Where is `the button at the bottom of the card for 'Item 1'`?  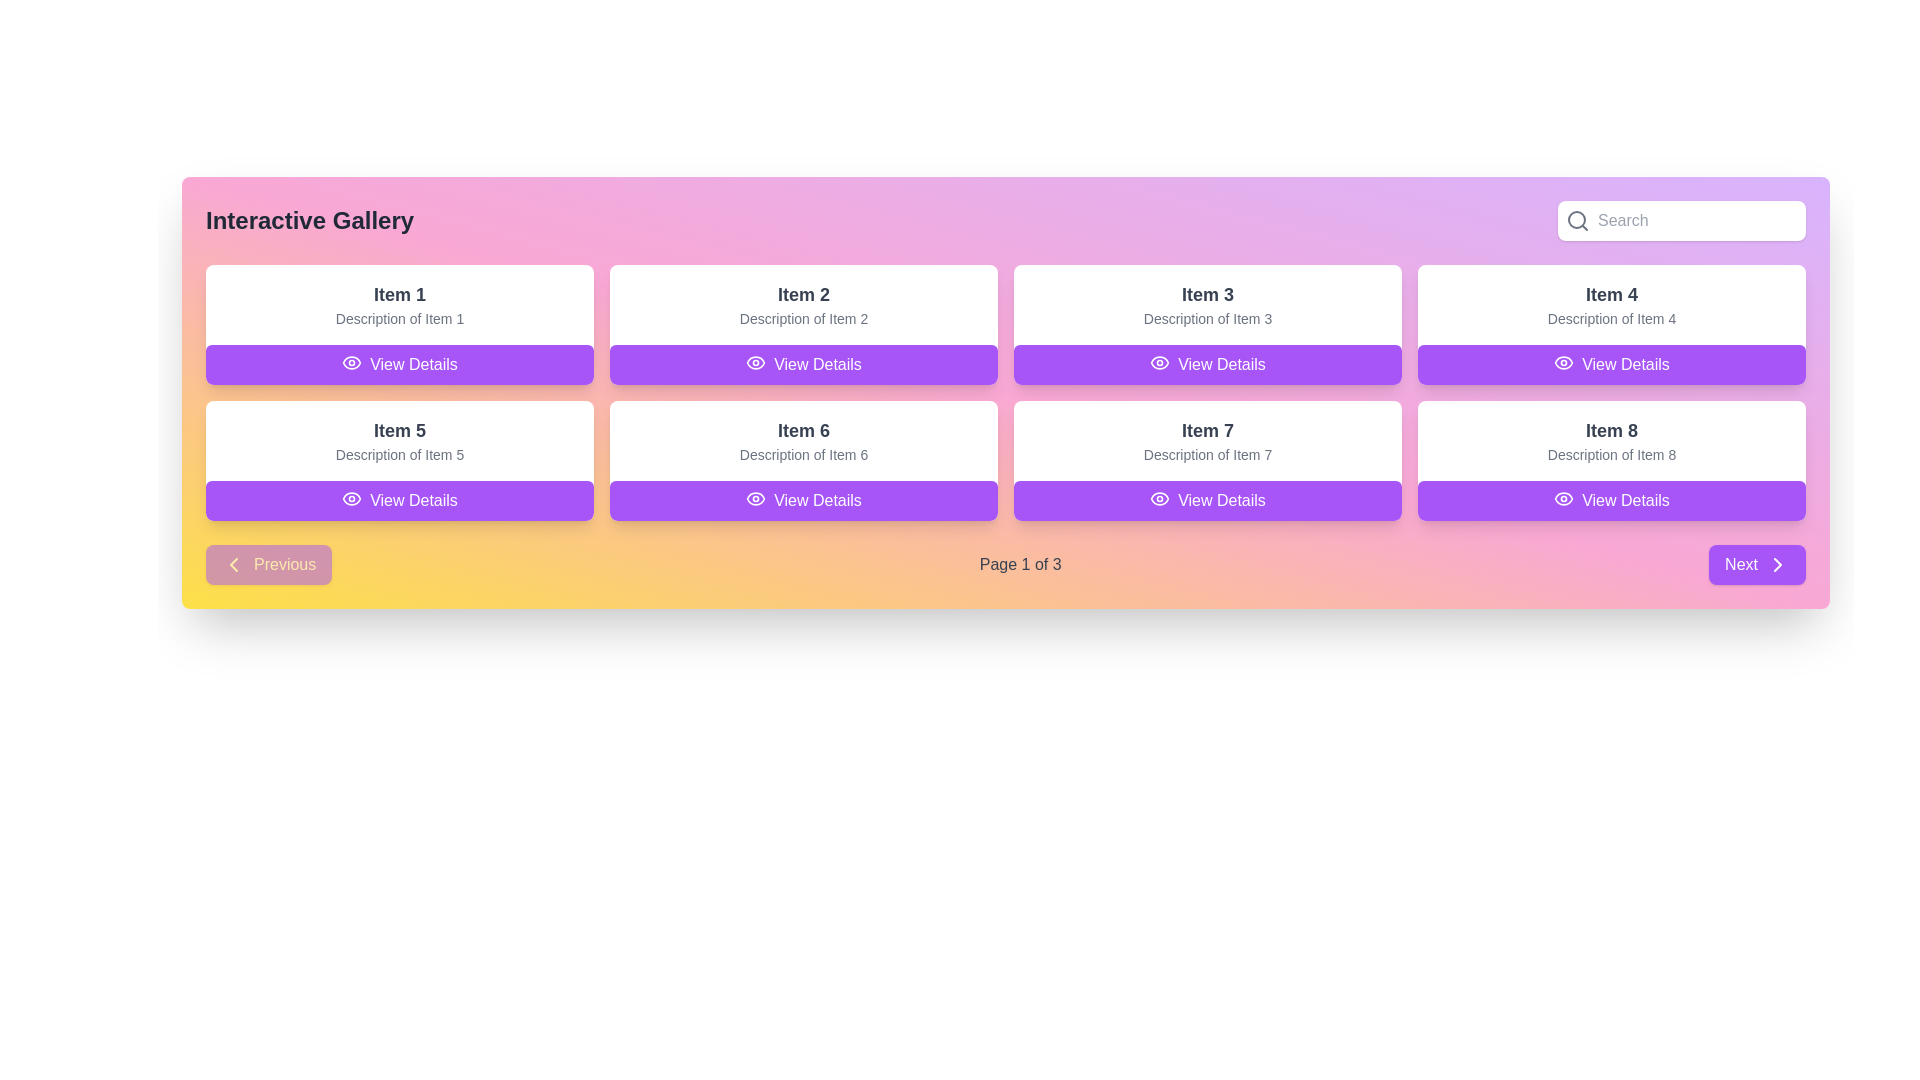
the button at the bottom of the card for 'Item 1' is located at coordinates (399, 365).